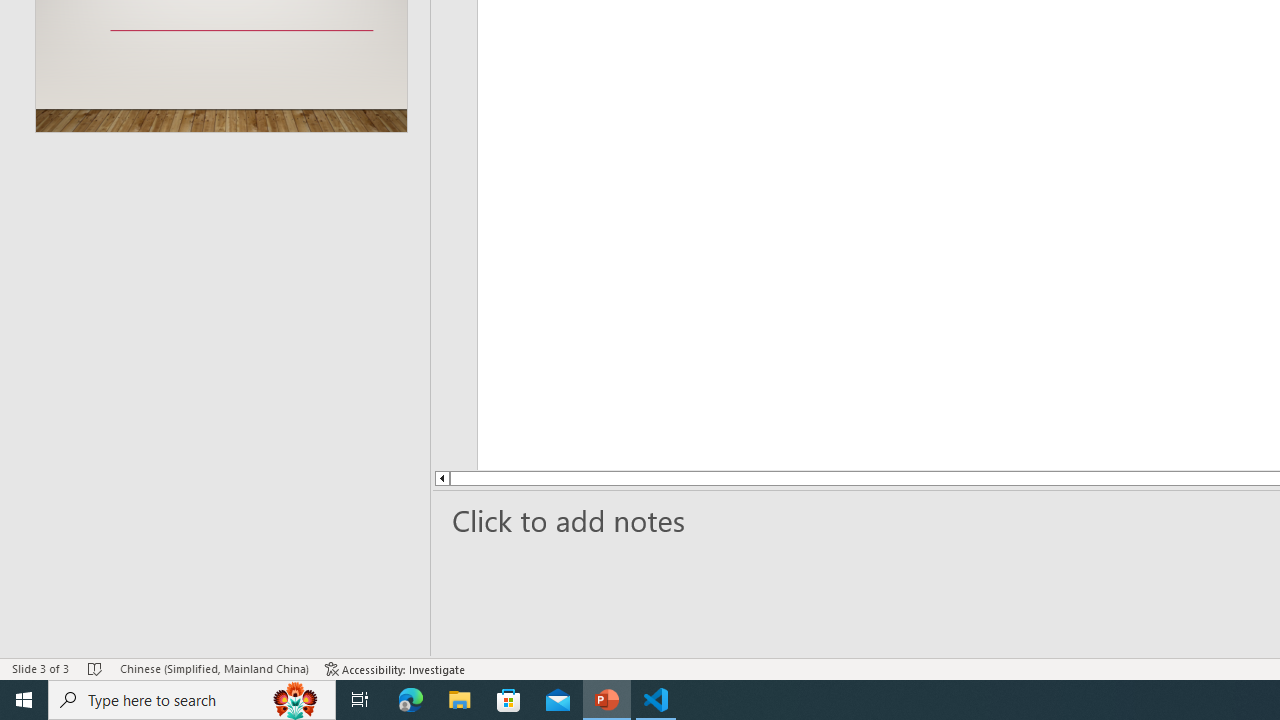  What do you see at coordinates (382, 478) in the screenshot?
I see `'Line up'` at bounding box center [382, 478].